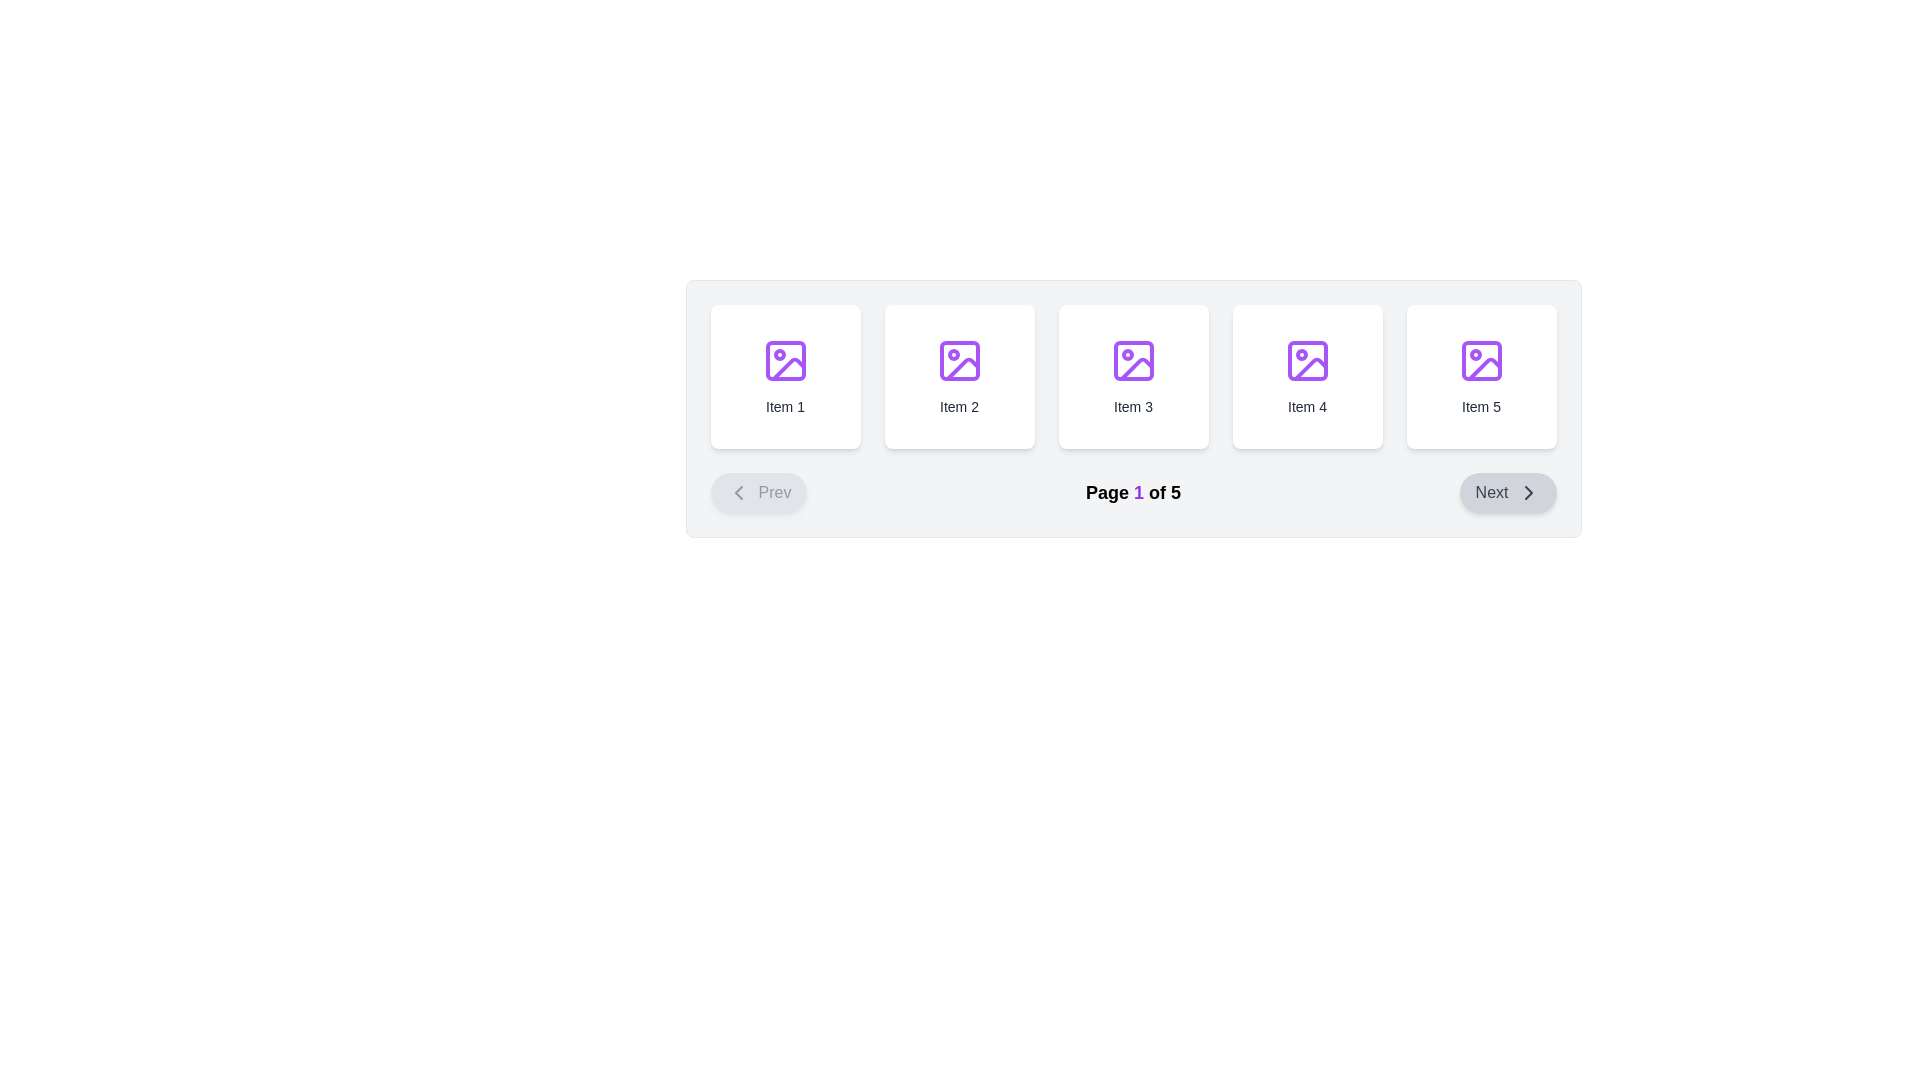 This screenshot has width=1920, height=1080. What do you see at coordinates (784, 361) in the screenshot?
I see `the Icon representing 'Item 1', which is the first in a row of five items in a card layout with rounded corners and a white background` at bounding box center [784, 361].